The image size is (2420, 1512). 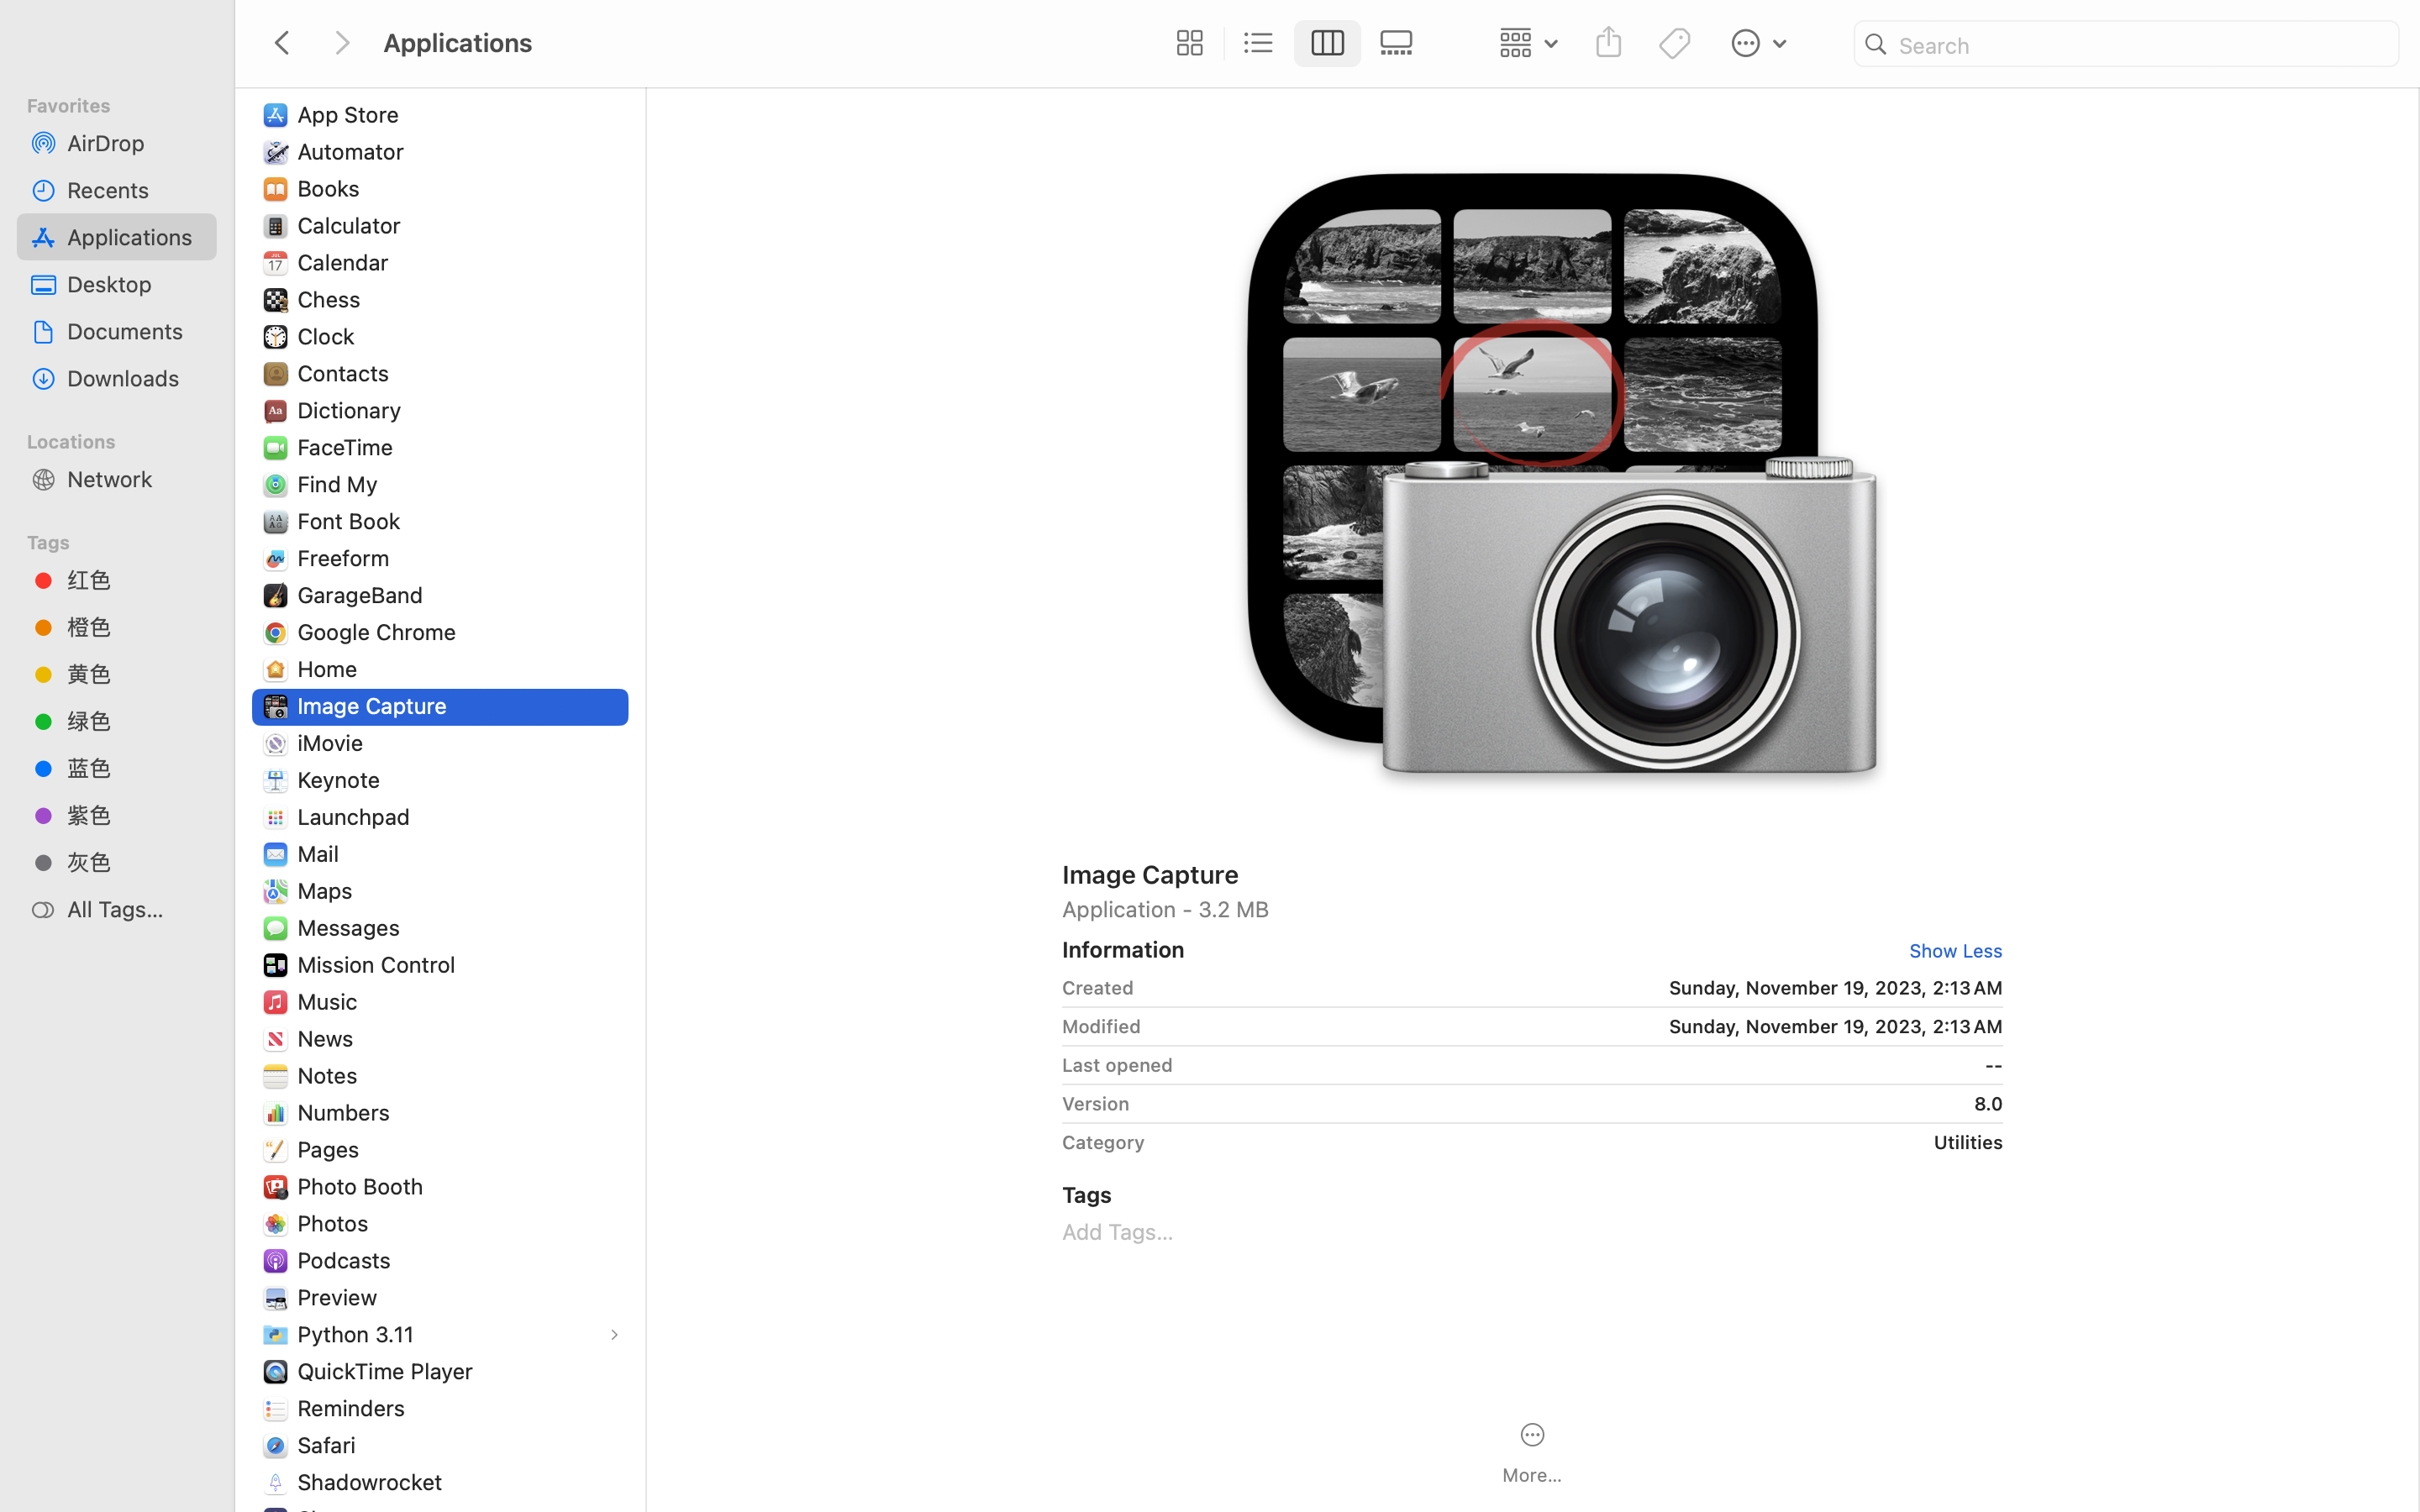 I want to click on 'Python 3.11', so click(x=358, y=1333).